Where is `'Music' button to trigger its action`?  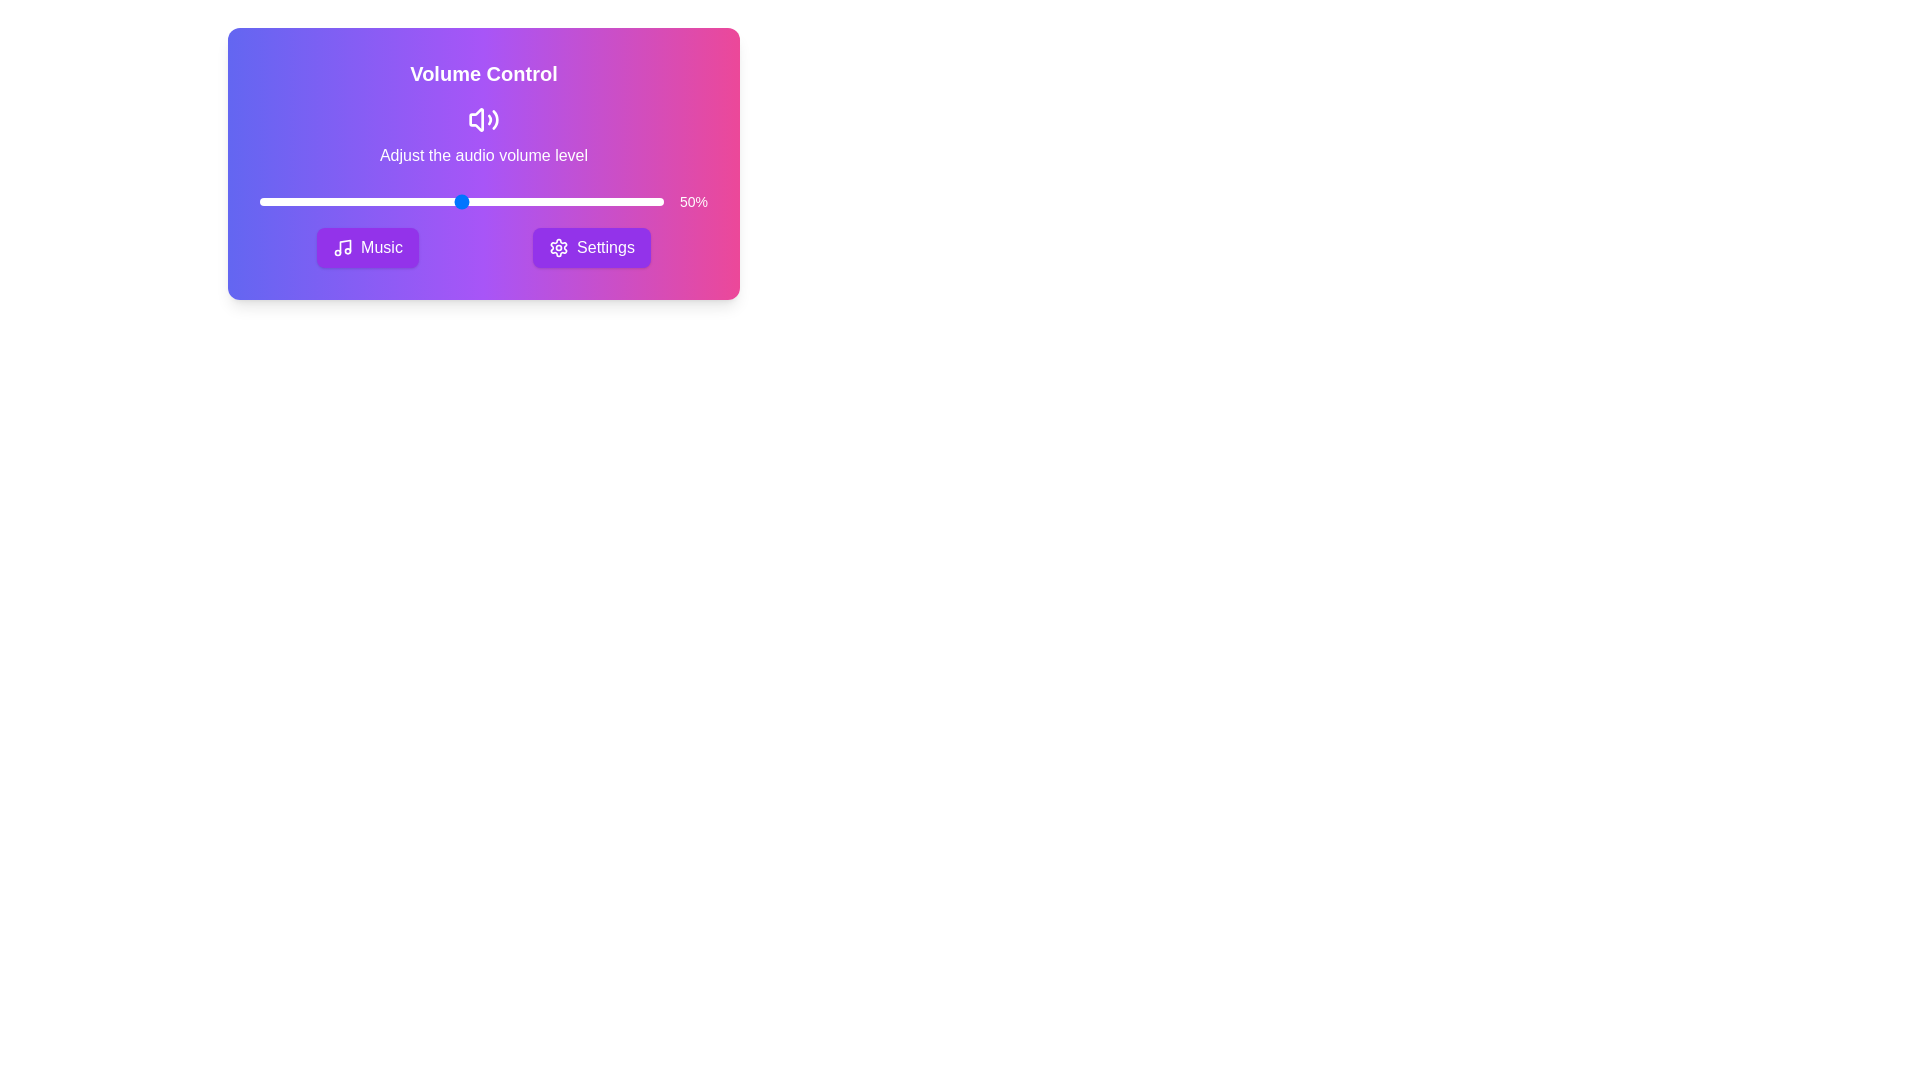 'Music' button to trigger its action is located at coordinates (368, 246).